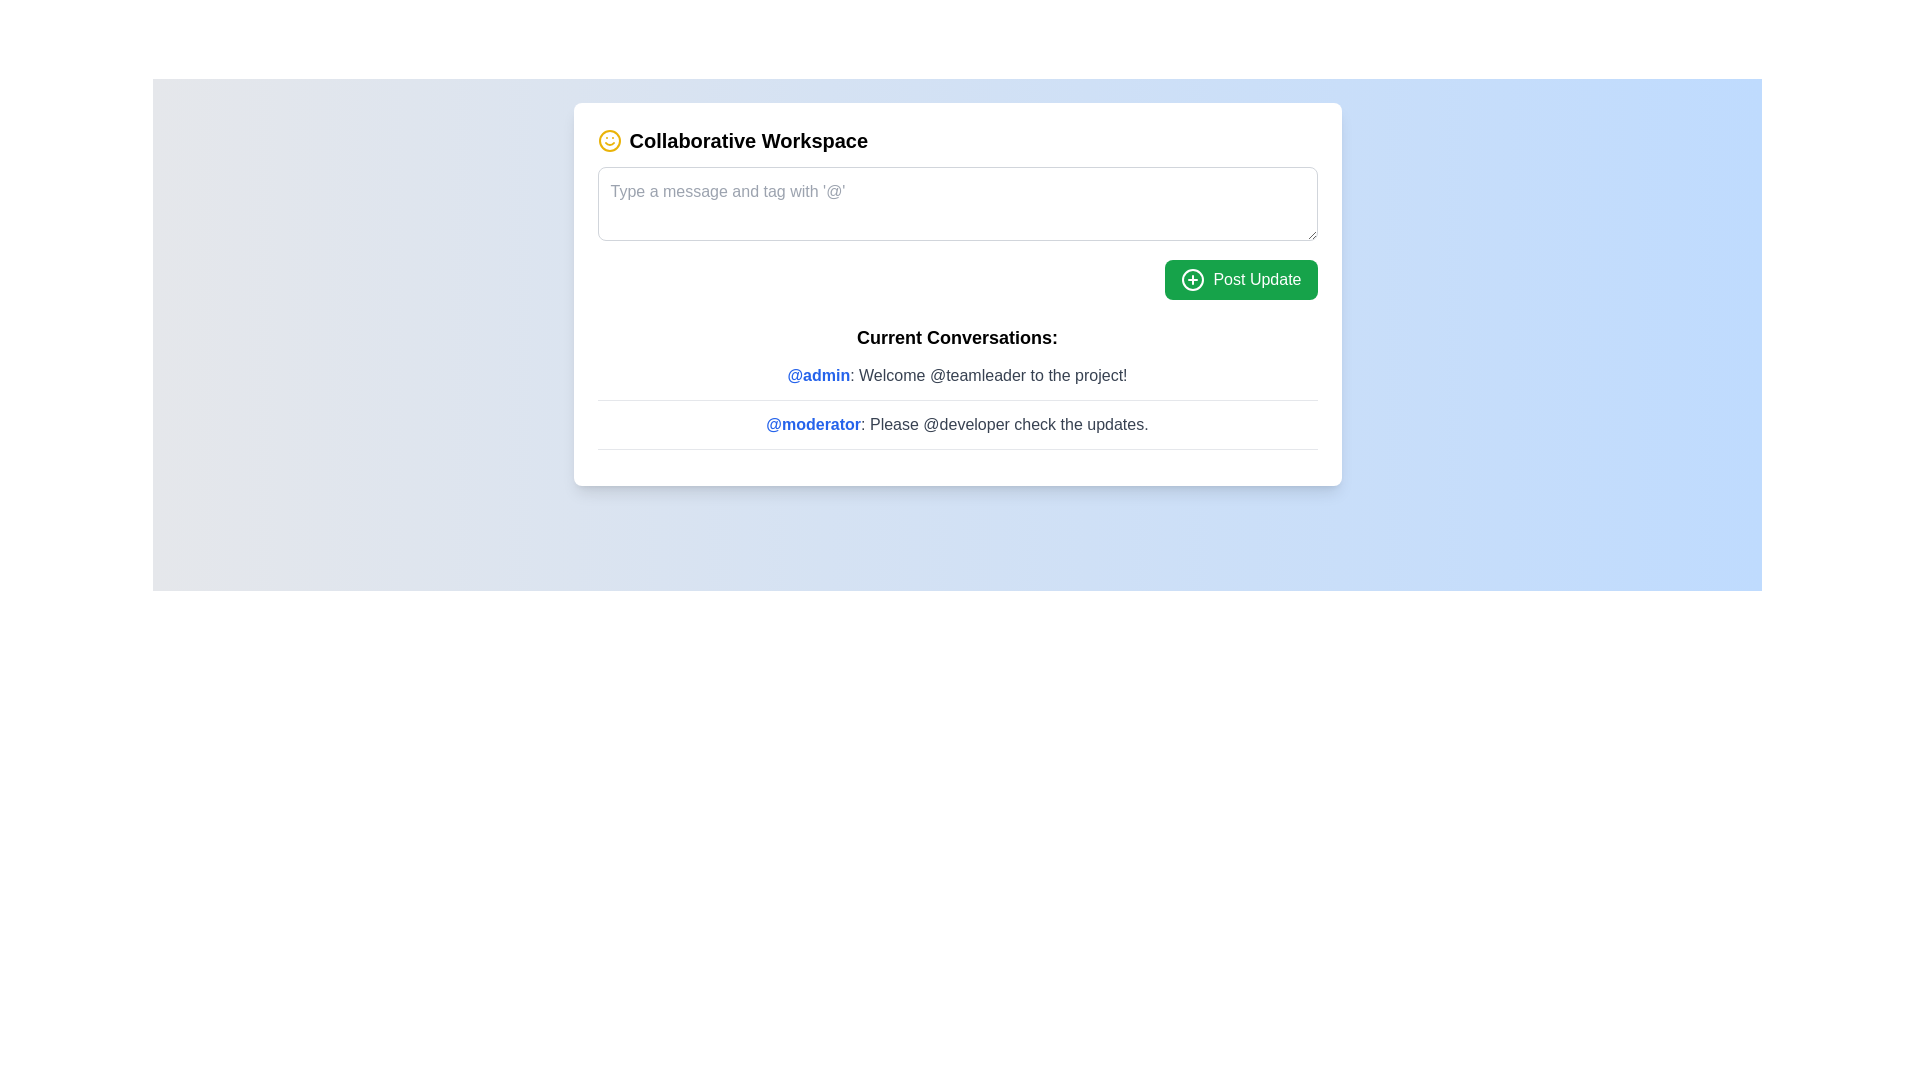 Image resolution: width=1920 pixels, height=1080 pixels. I want to click on the Text Label that serves as a descriptive header for the section containing conversation messages, located centrally below the text input and button elements, so click(956, 337).